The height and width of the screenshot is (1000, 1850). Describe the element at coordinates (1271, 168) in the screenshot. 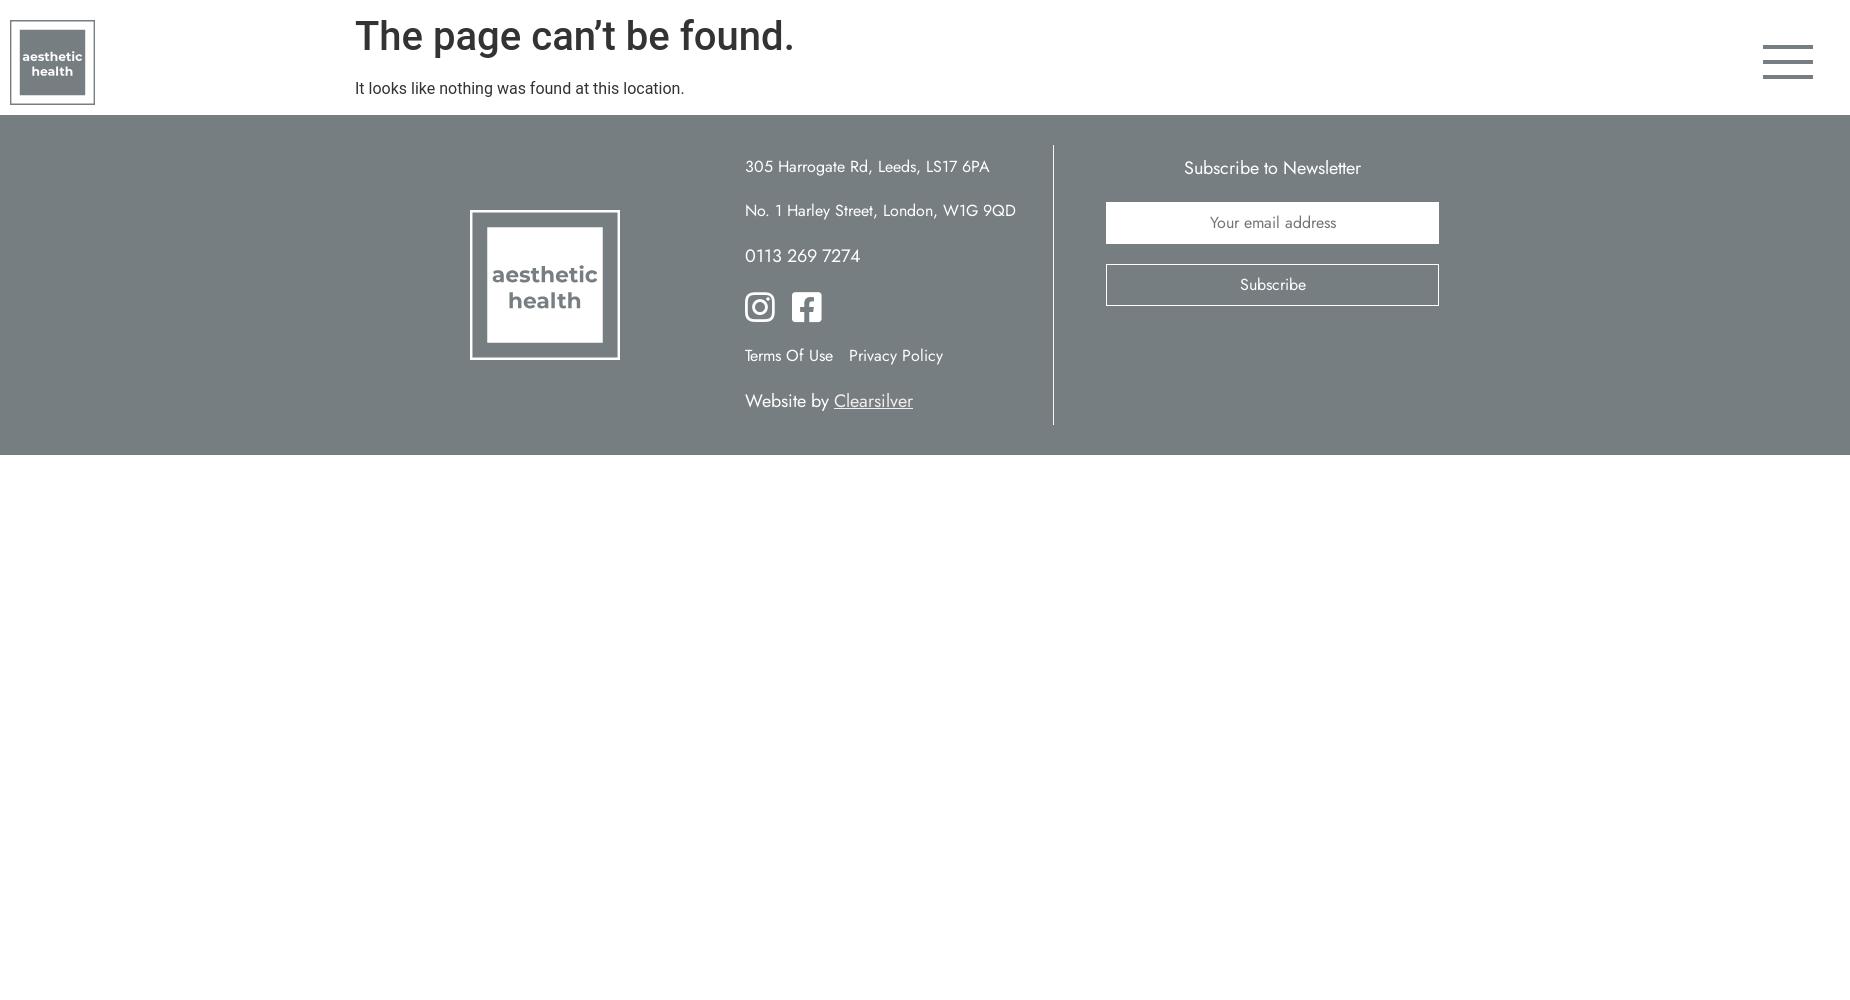

I see `'Subscribe to Newsletter'` at that location.